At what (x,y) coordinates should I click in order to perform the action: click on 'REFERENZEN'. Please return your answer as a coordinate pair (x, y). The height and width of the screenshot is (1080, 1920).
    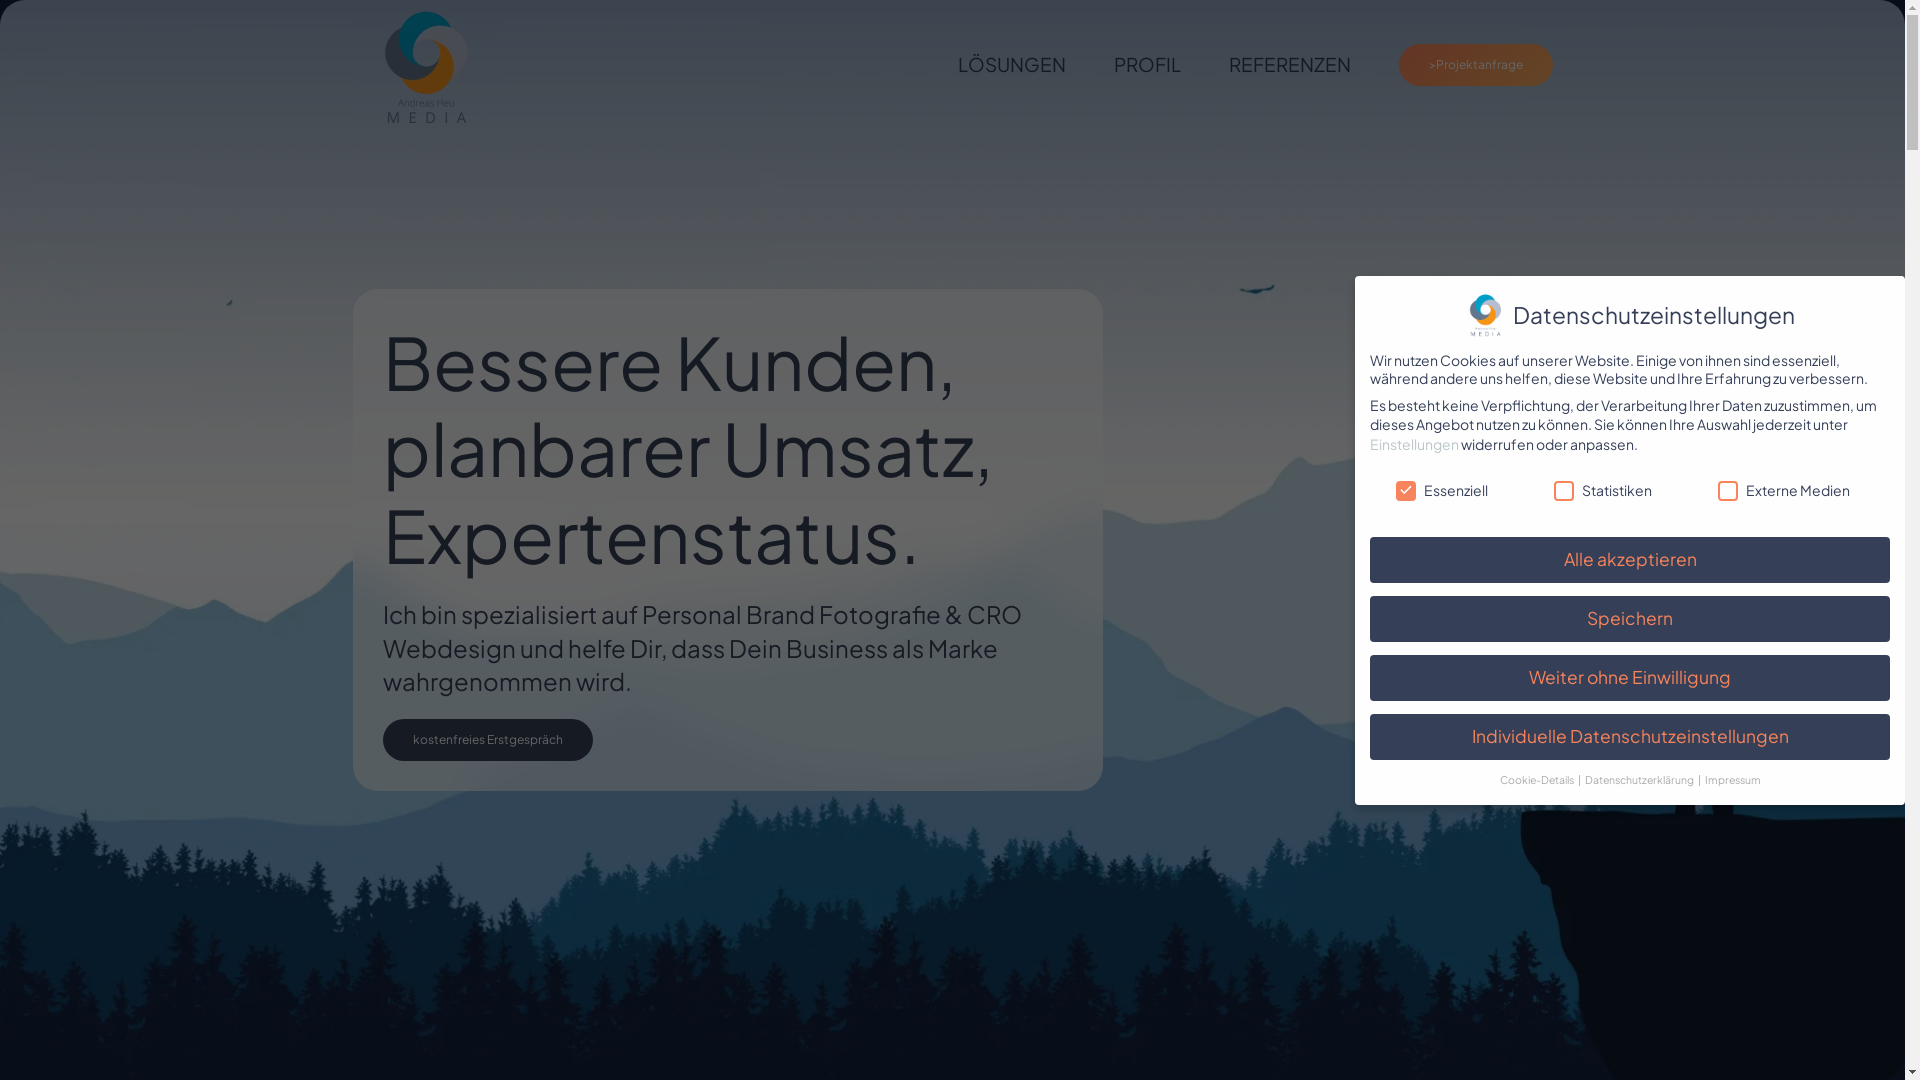
    Looking at the image, I should click on (1289, 63).